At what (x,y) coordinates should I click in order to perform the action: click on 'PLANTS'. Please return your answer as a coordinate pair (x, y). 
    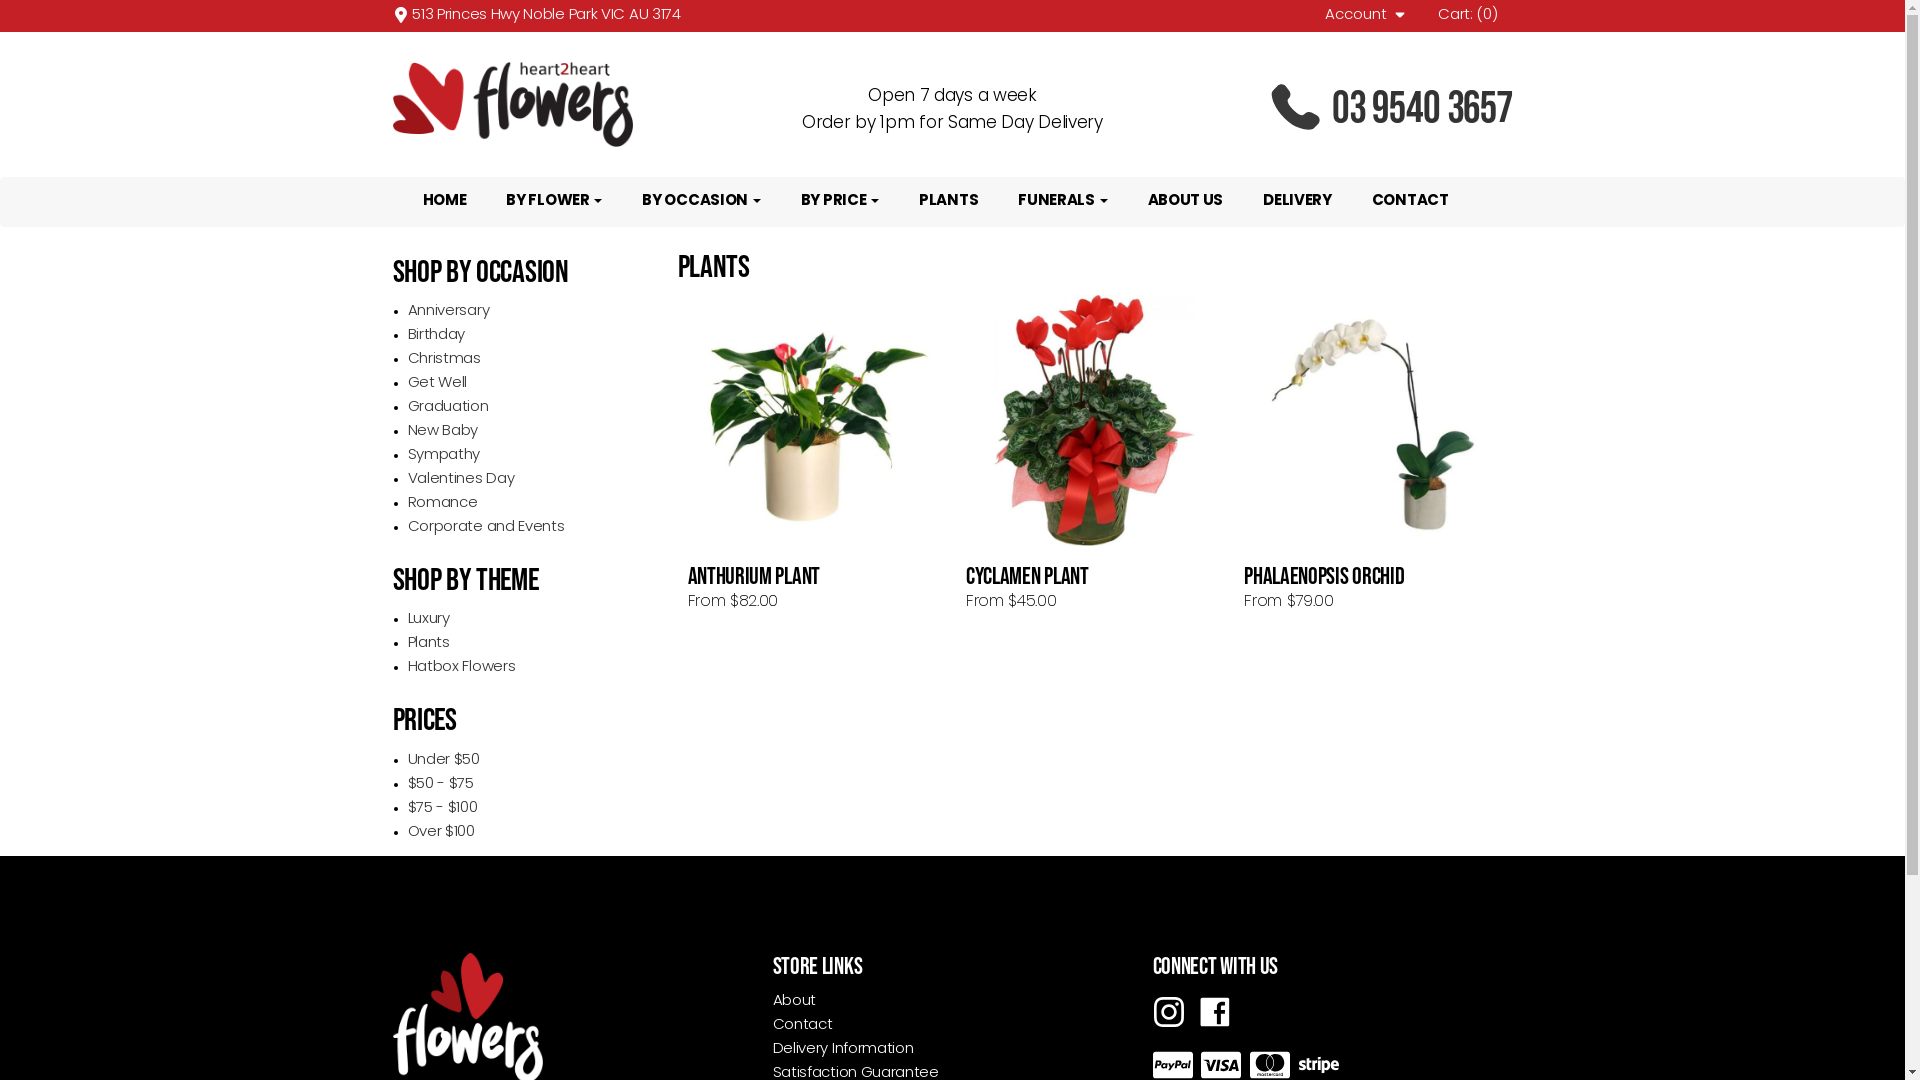
    Looking at the image, I should click on (947, 201).